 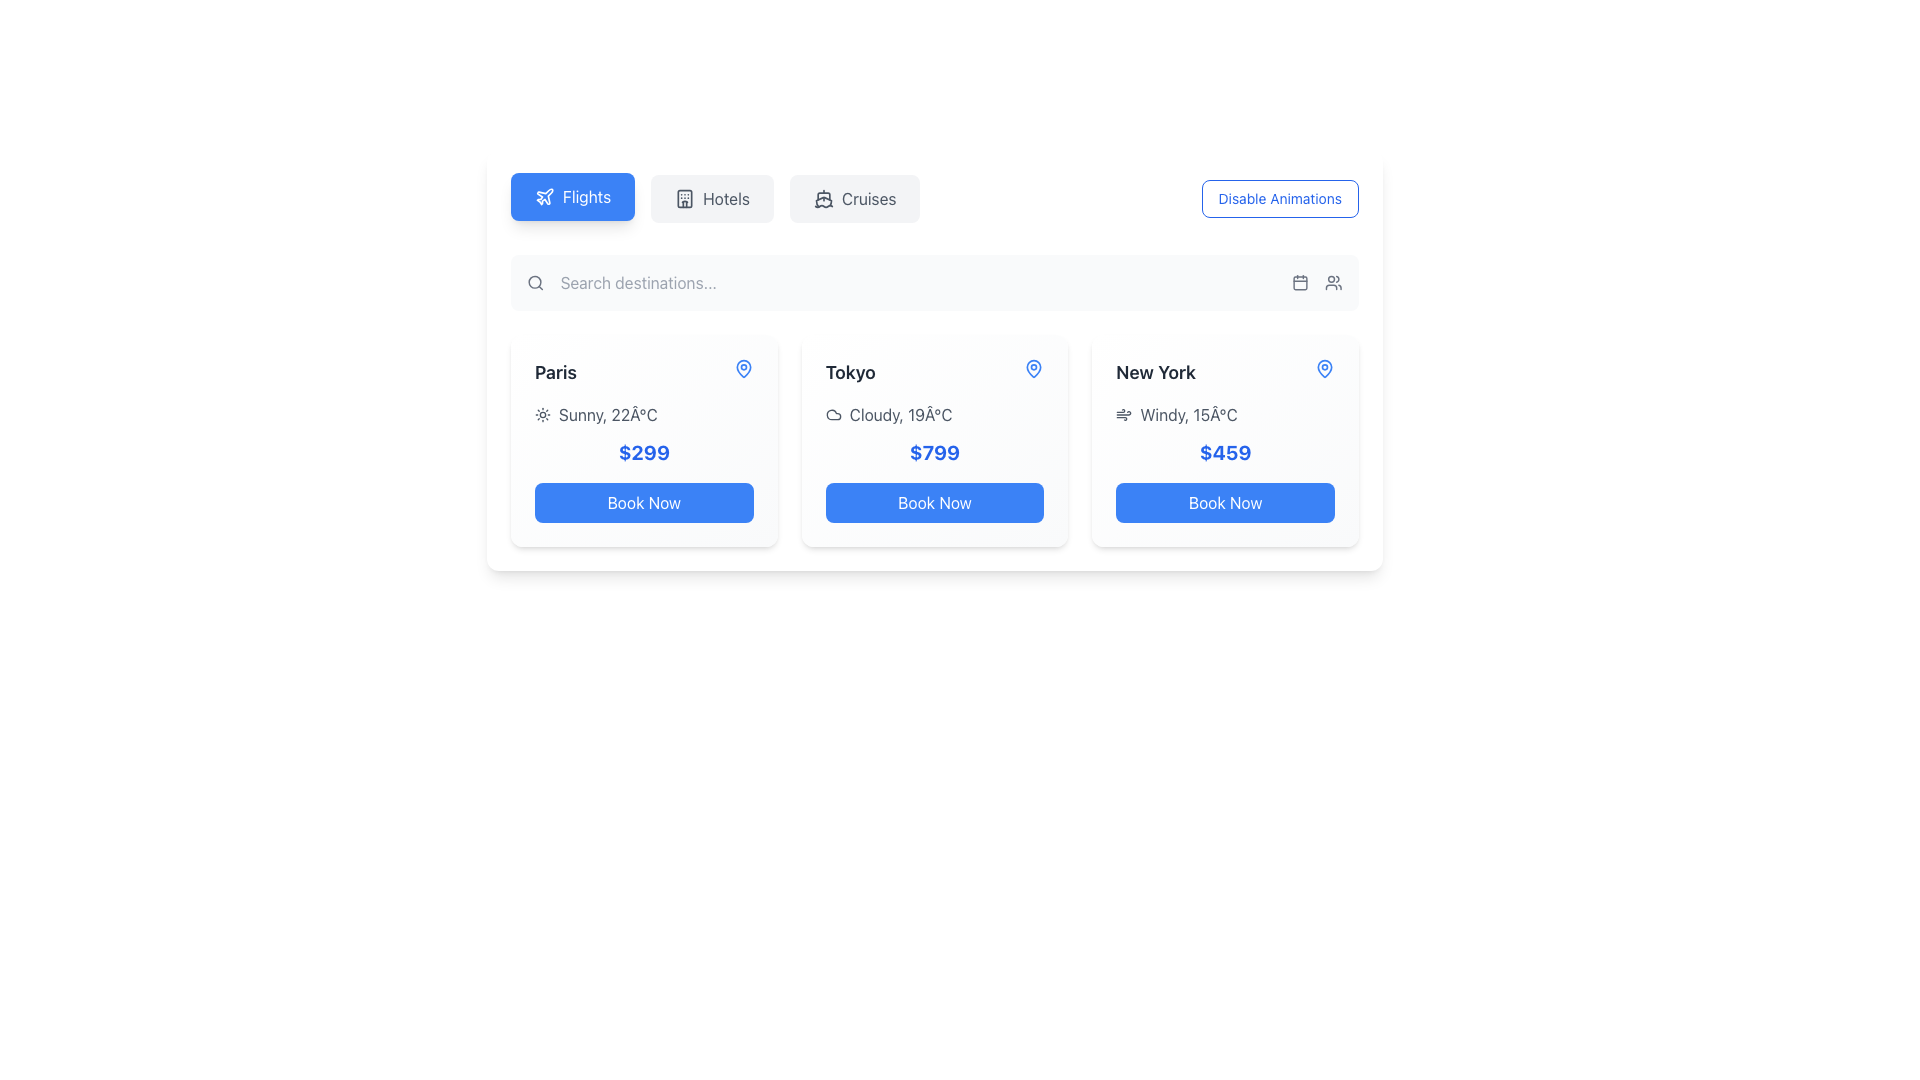 I want to click on the 'Flights' icon located to the far left within the 'Flights' button, enhancing its recognizability, so click(x=545, y=196).